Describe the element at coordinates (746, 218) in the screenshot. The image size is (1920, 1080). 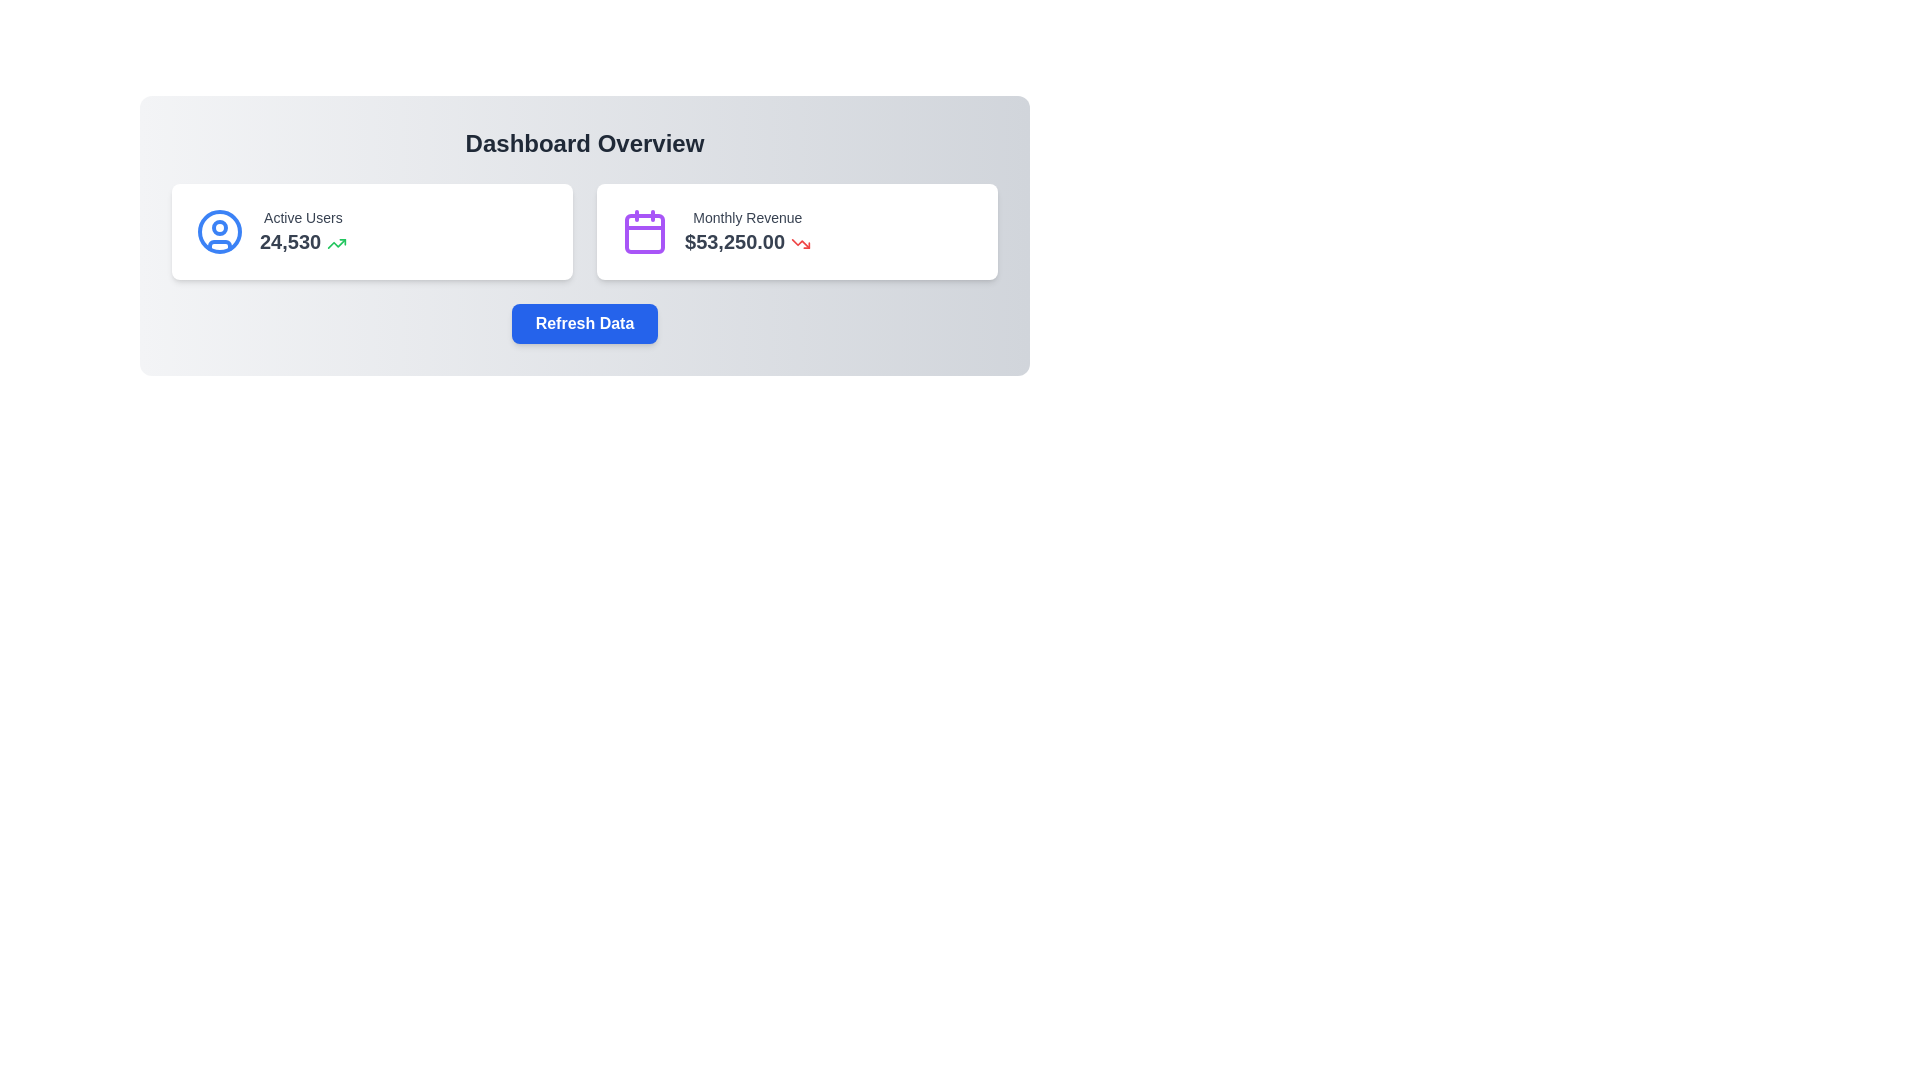
I see `the static text label displaying 'Monthly Revenue', which is positioned above the monetary value '$53,250.00' and to the right of a purple calendar icon` at that location.